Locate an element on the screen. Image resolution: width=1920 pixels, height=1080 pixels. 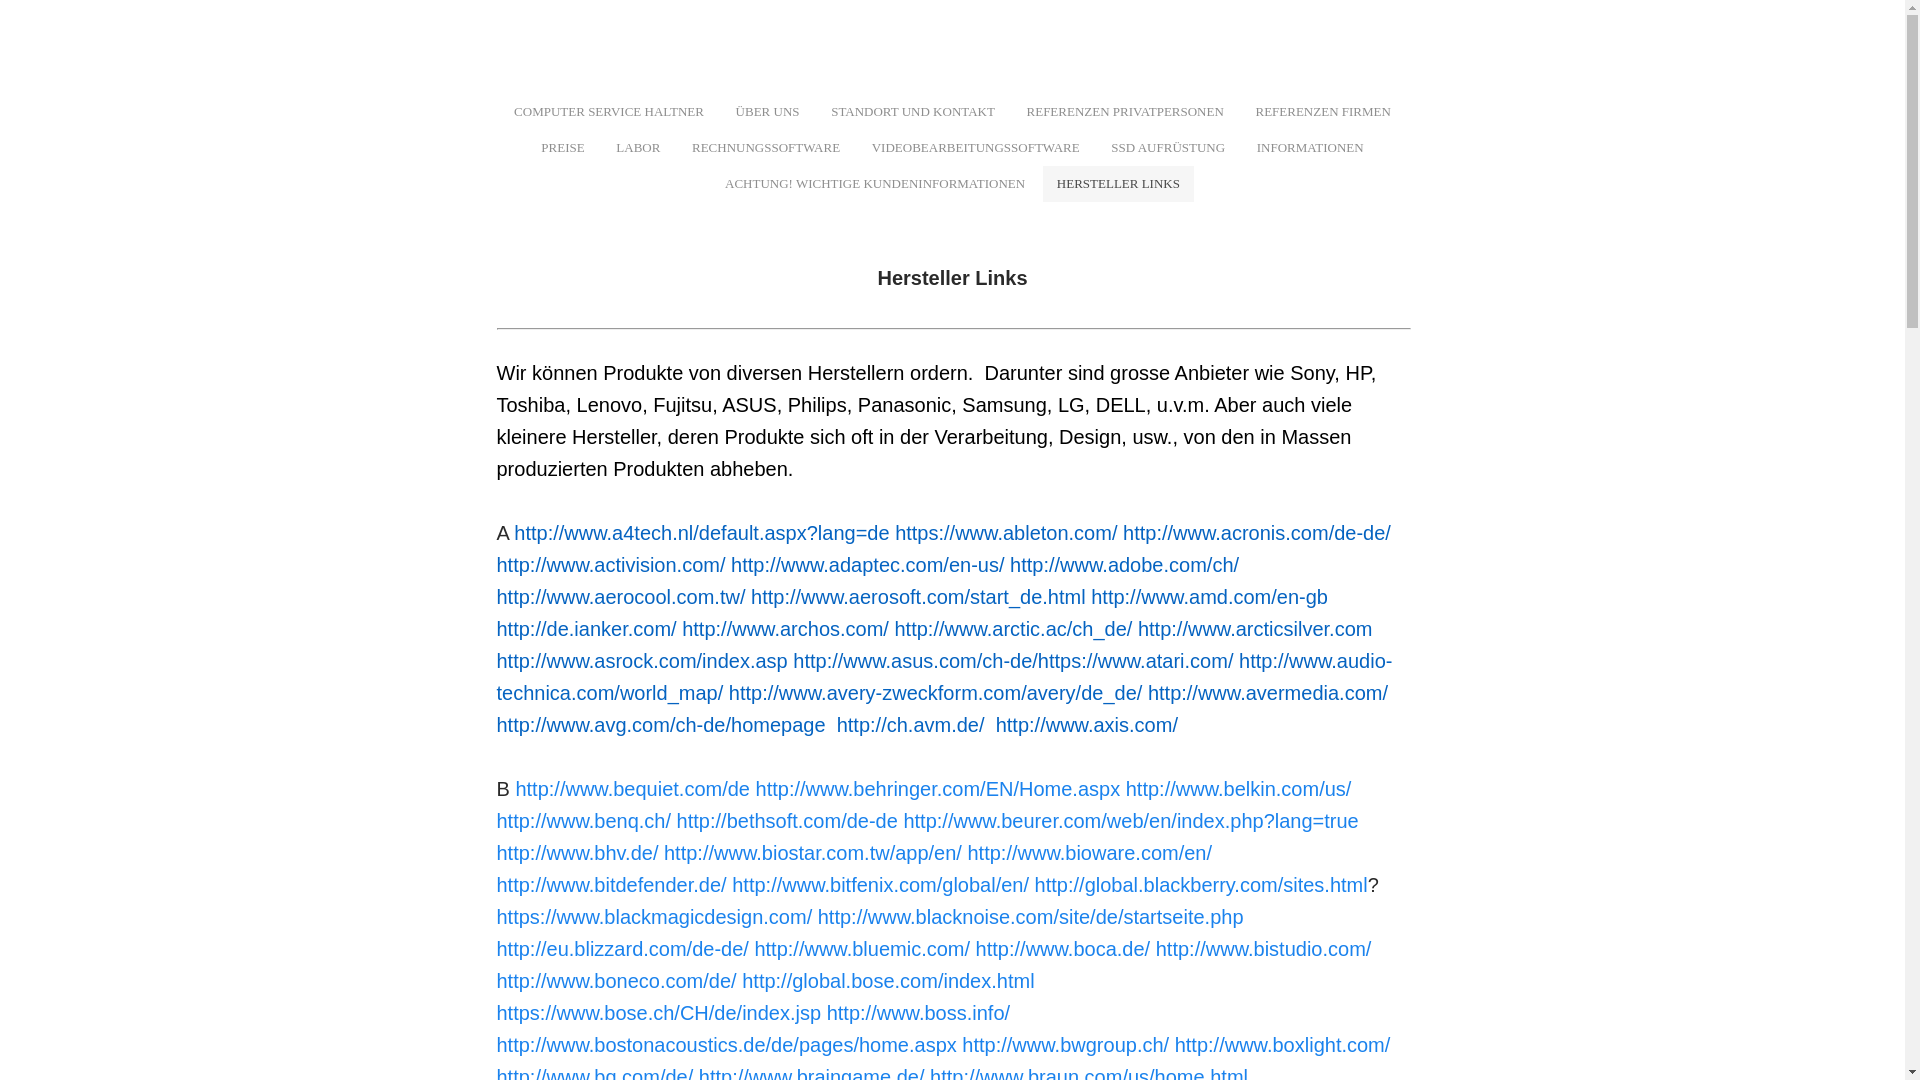
'INFORMATIONEN' is located at coordinates (1310, 146).